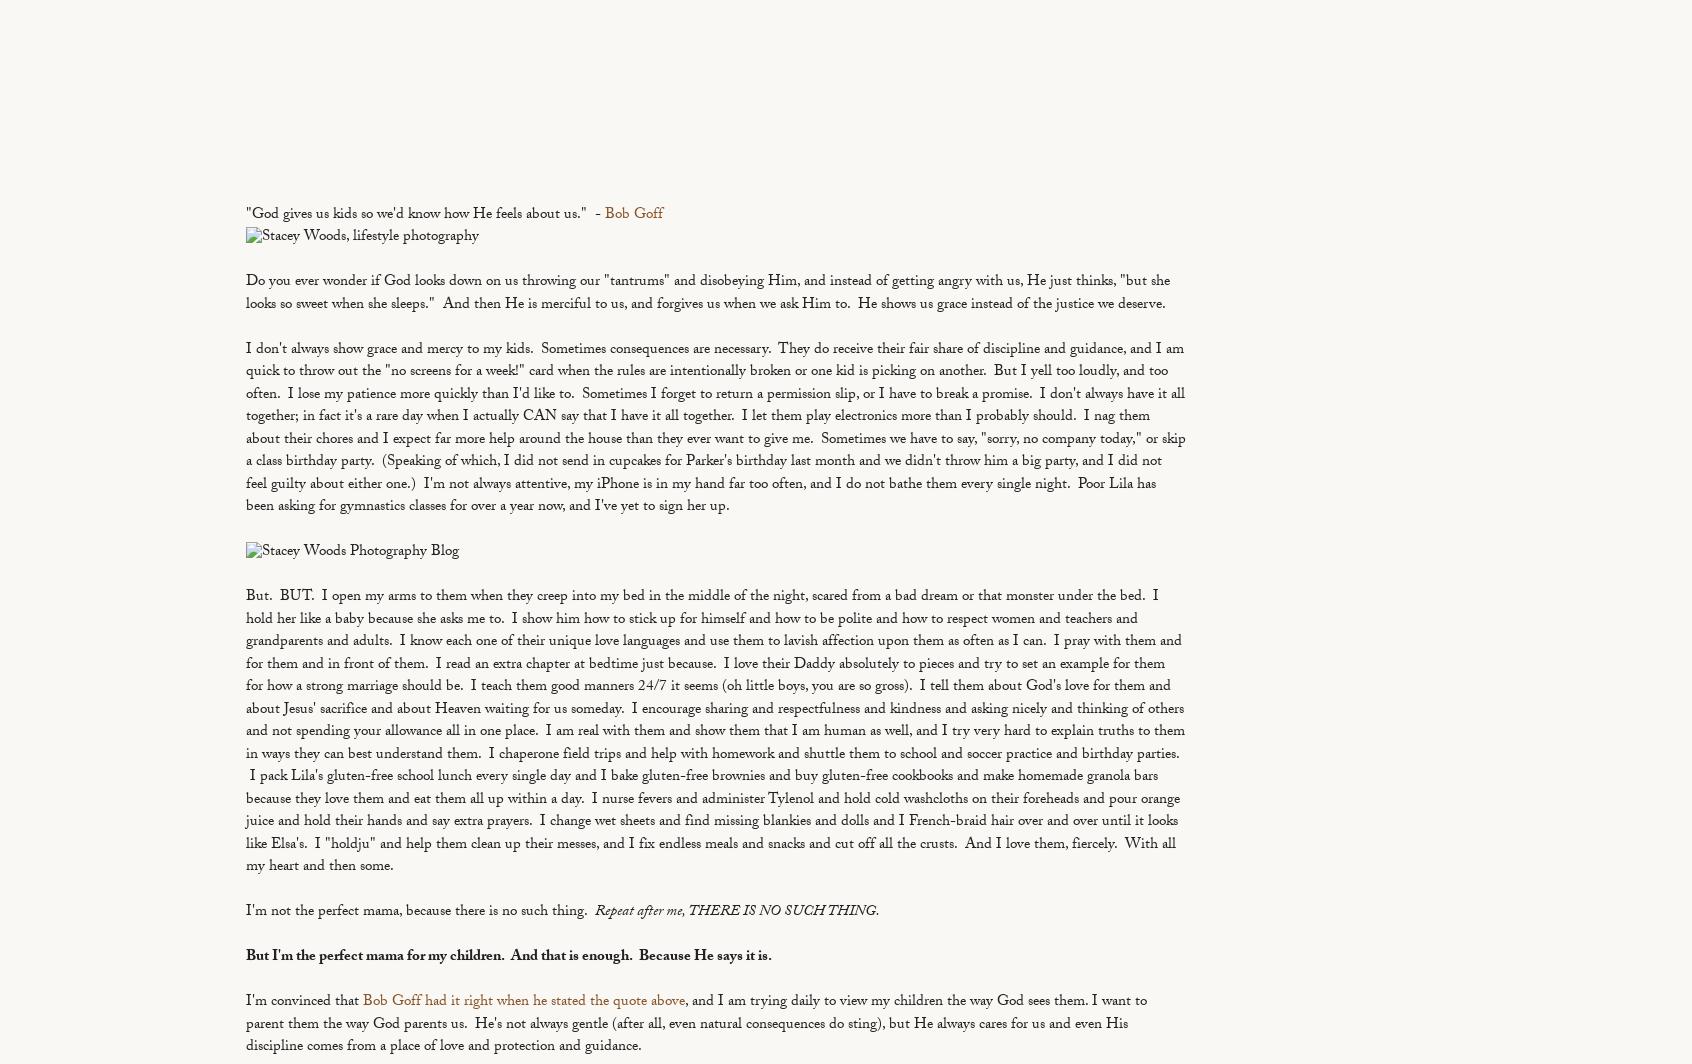 Image resolution: width=1692 pixels, height=1064 pixels. Describe the element at coordinates (714, 732) in the screenshot. I see `'But.  BUT.  I open my arms to them when they creep into my bed in the middle of the night, scared from a bad dream or that monster under the bed.  I hold her like a baby because she asks me to.  I show him how to stick up for himself and how to be polite and how to respect women and teachers and grandparents and adults.  I know each one of their unique love languages and use them to lavish affection upon them as often as I can.  I pray with them and for them and in front of them.  I read an extra chapter at bedtime just because.  I love their Daddy absolutely to pieces and try to set an example for them for how a strong marriage should be.  I teach them good manners 24/7 it seems (oh little boys, you are so gross).  I tell them about God's love for them and about Jesus' sacrifice and about Heaven waiting for us someday.  I encourage sharing and respectfulness and kindness and asking nicely and thinking of others and not spending your allowance all in one place.  I am real with them and show them that I am human as well, and I try very hard to explain truths to them in ways they can best understand them.  I chaperone field trips and help with homework and shuttle them to school and soccer practice and birthday parties.  I pack Lila's gluten-free school lunch every single day and I bake gluten-free brownies and buy gluten-free cookbooks and make homemade granola bars because they love them and eat them all up within a day.  I nurse fevers and administer Tylenol and hold cold washcloths on their foreheads and pour orange juice and hold their hands and say extra prayers.  I change wet sheets and find missing blankies and dolls and I French-braid hair over and over until it looks like Elsa's.  I "holdju" and help them clean up their messes, and I fix endless meals and snacks and cut off all the crusts.  And I love them, fiercely.  With all my heart and then some.'` at that location.